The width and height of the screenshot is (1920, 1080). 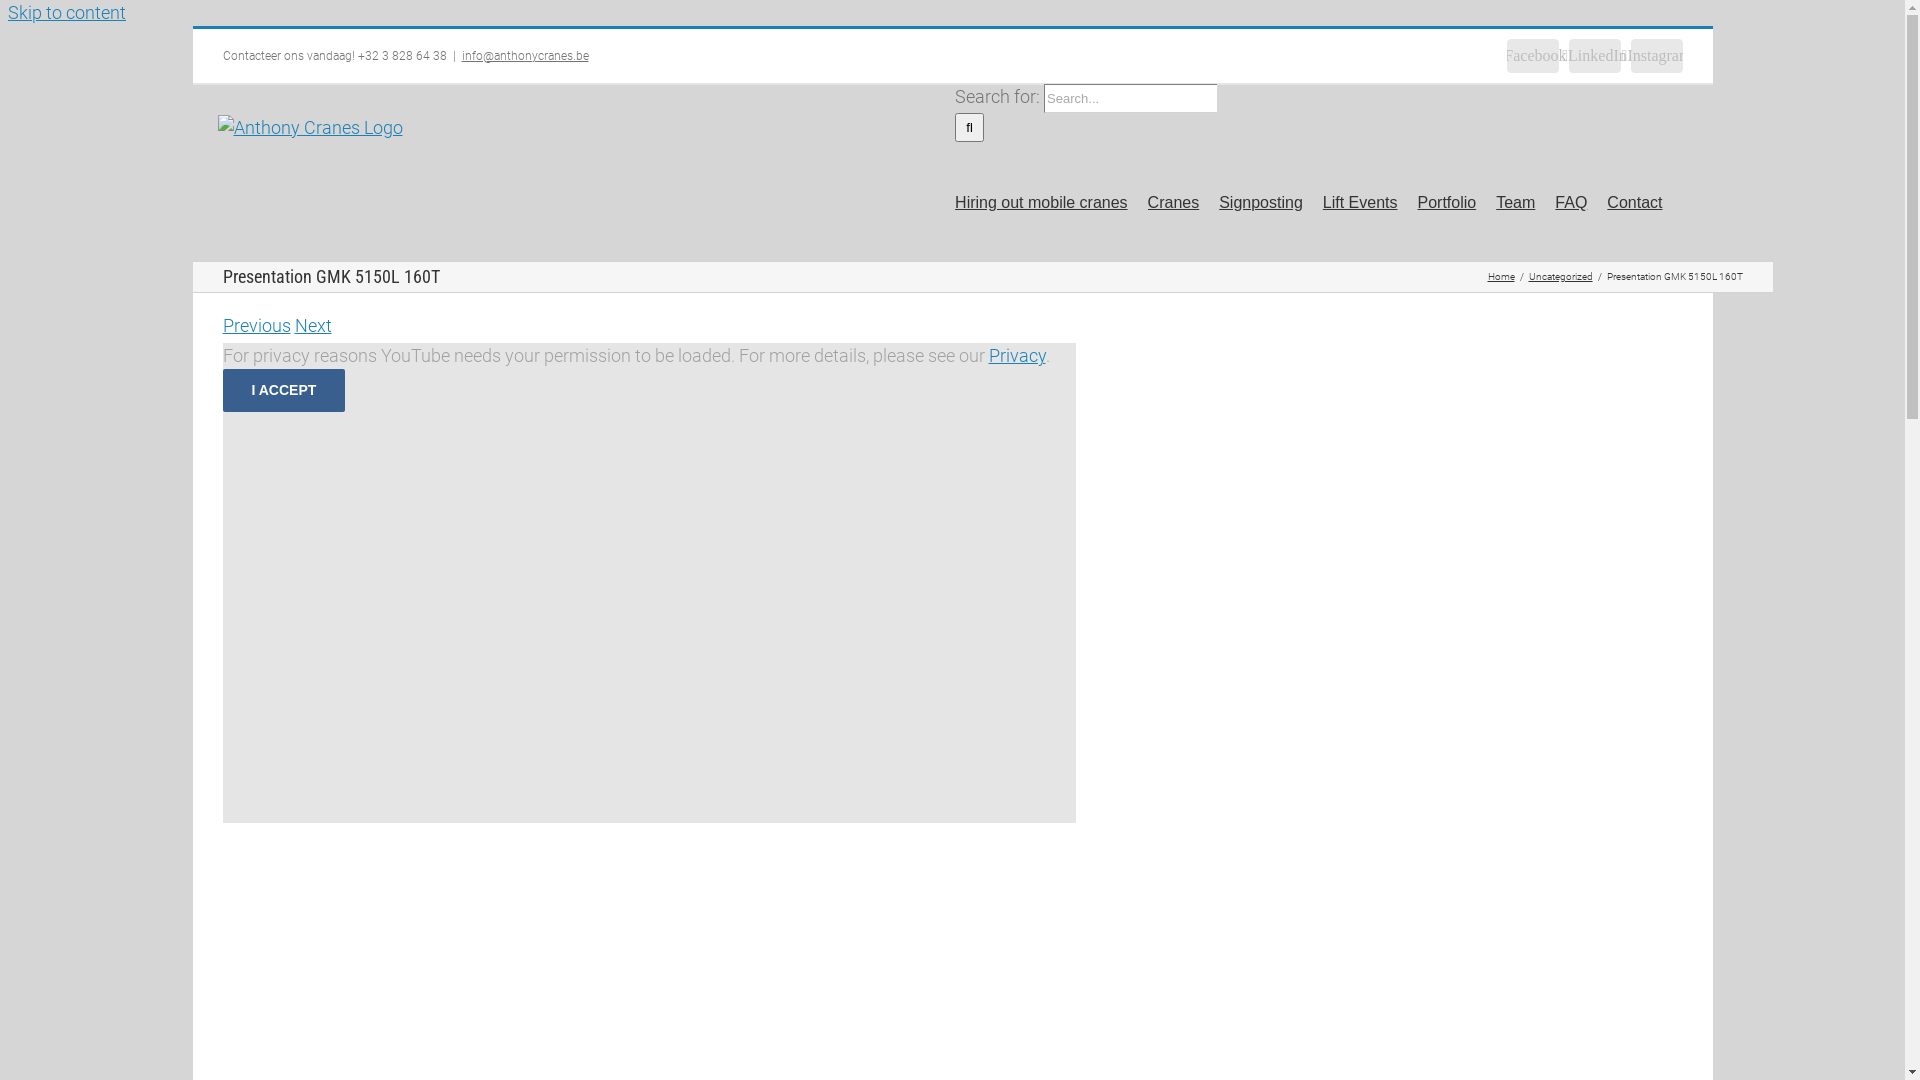 I want to click on 'I ACCEPT', so click(x=221, y=390).